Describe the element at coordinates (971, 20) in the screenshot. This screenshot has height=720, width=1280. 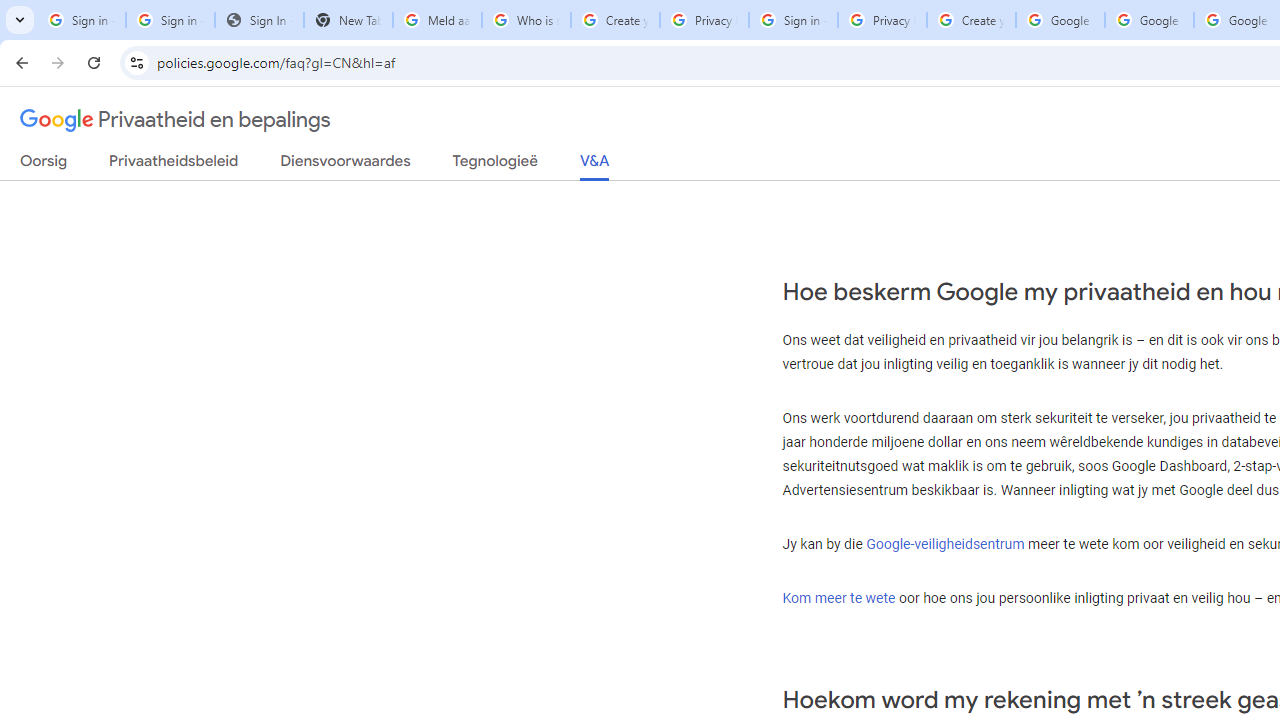
I see `'Create your Google Account'` at that location.